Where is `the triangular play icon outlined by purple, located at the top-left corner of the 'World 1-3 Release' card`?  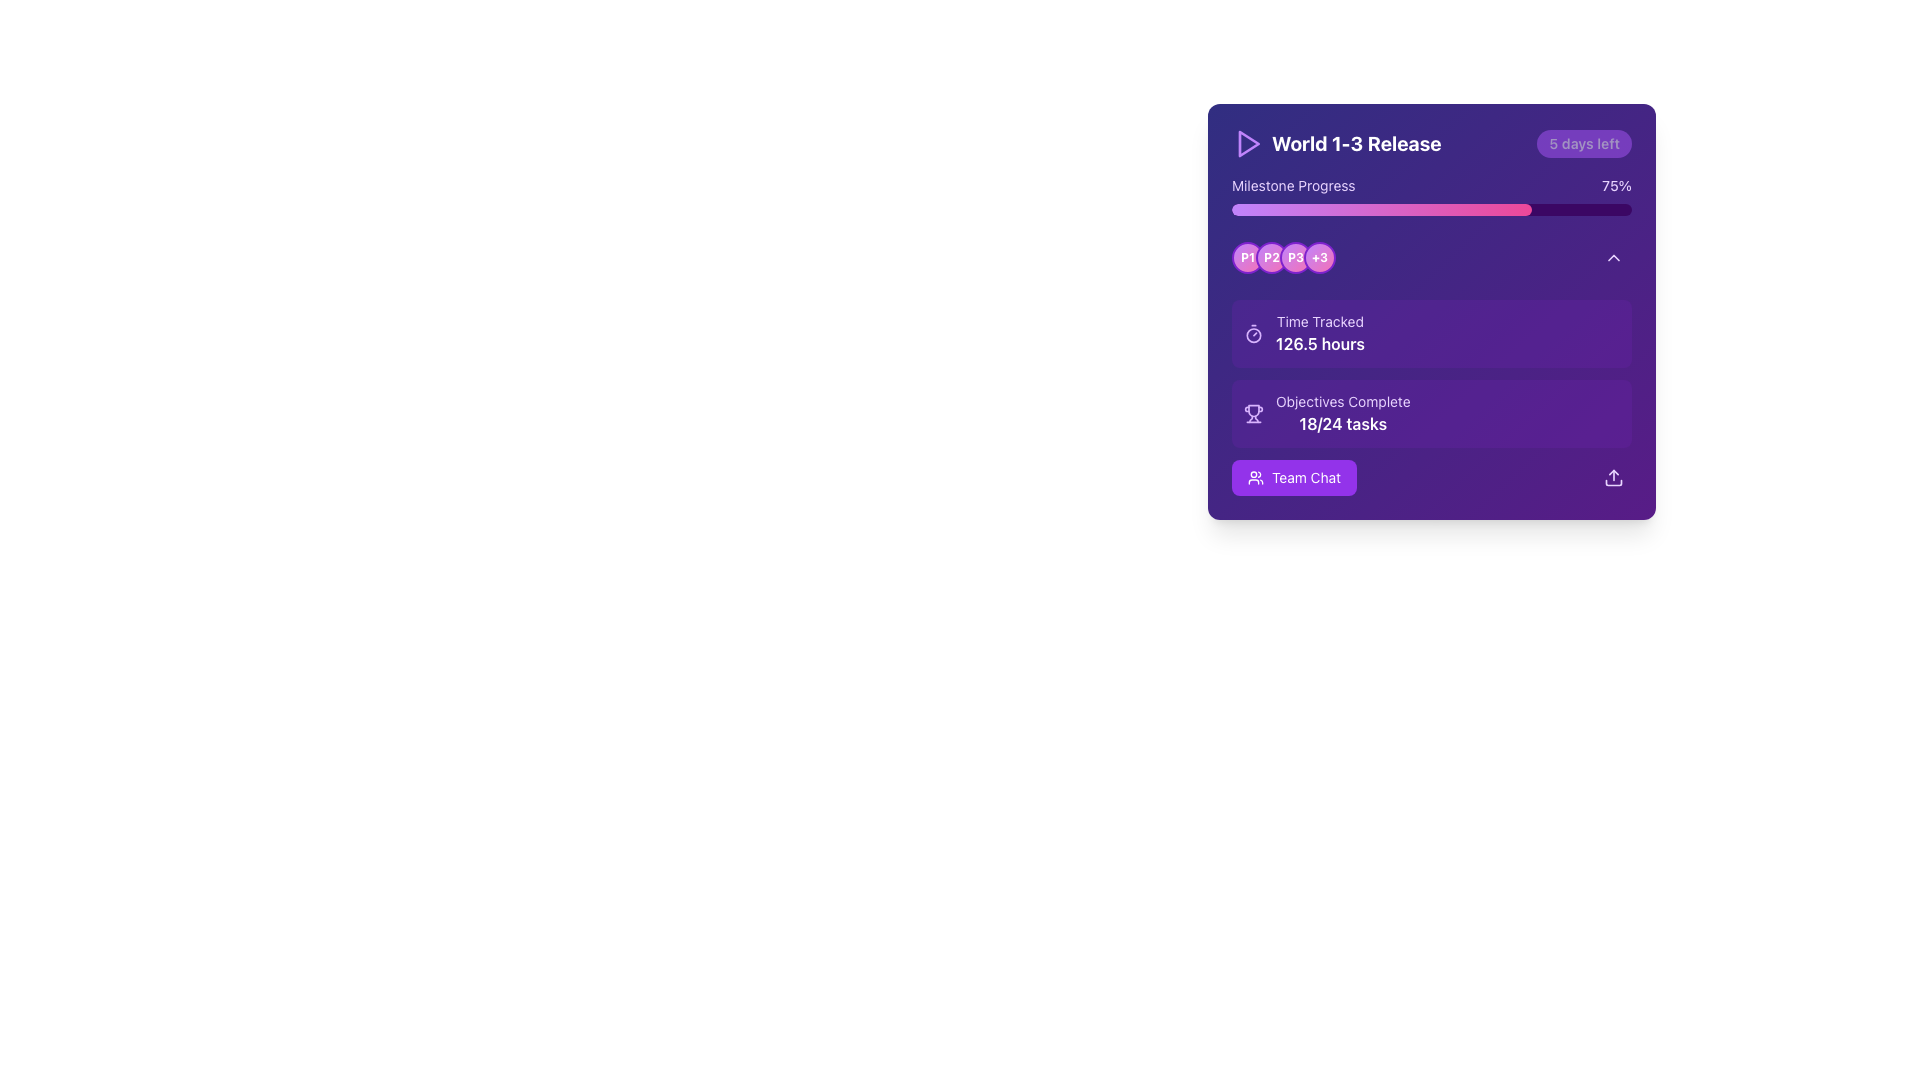
the triangular play icon outlined by purple, located at the top-left corner of the 'World 1-3 Release' card is located at coordinates (1248, 142).